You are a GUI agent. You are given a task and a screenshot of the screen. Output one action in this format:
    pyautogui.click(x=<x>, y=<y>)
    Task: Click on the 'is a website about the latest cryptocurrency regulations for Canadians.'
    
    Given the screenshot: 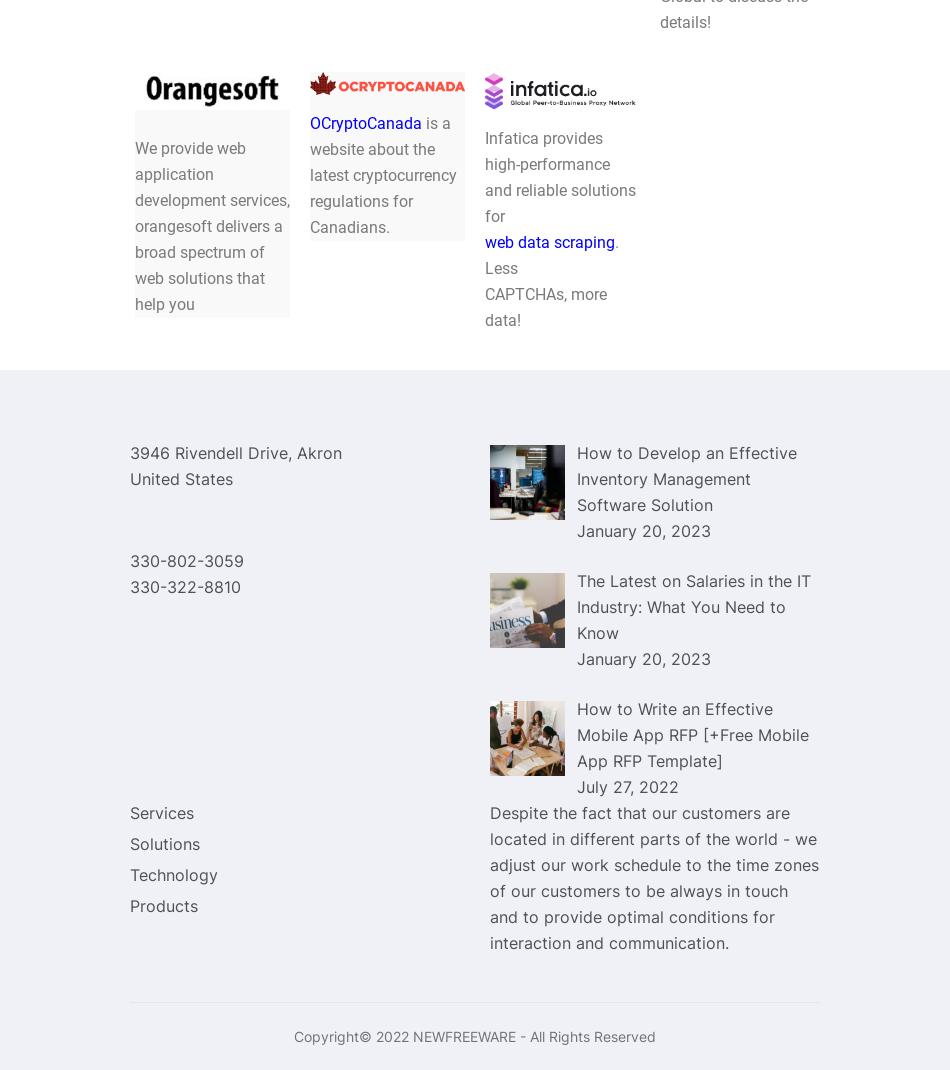 What is the action you would take?
    pyautogui.click(x=382, y=174)
    